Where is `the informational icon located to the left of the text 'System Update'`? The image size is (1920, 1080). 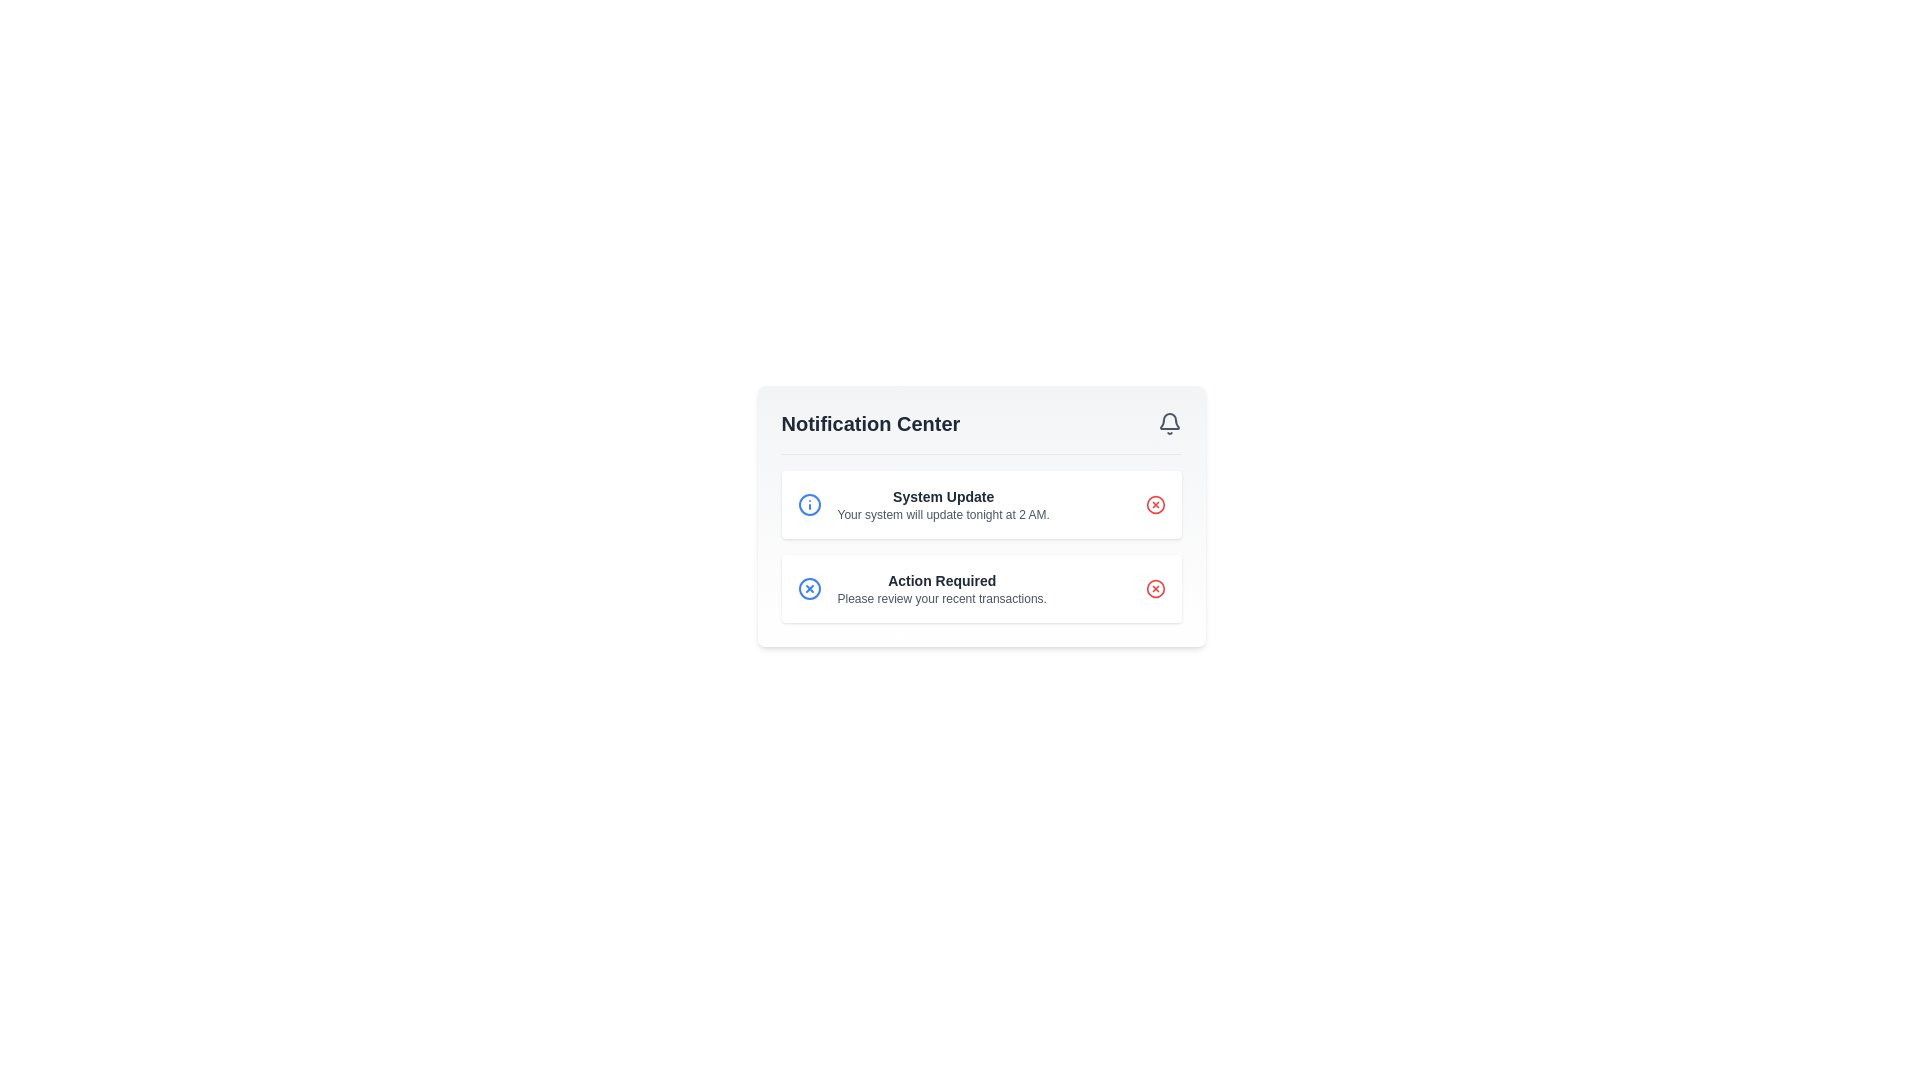 the informational icon located to the left of the text 'System Update' is located at coordinates (809, 504).